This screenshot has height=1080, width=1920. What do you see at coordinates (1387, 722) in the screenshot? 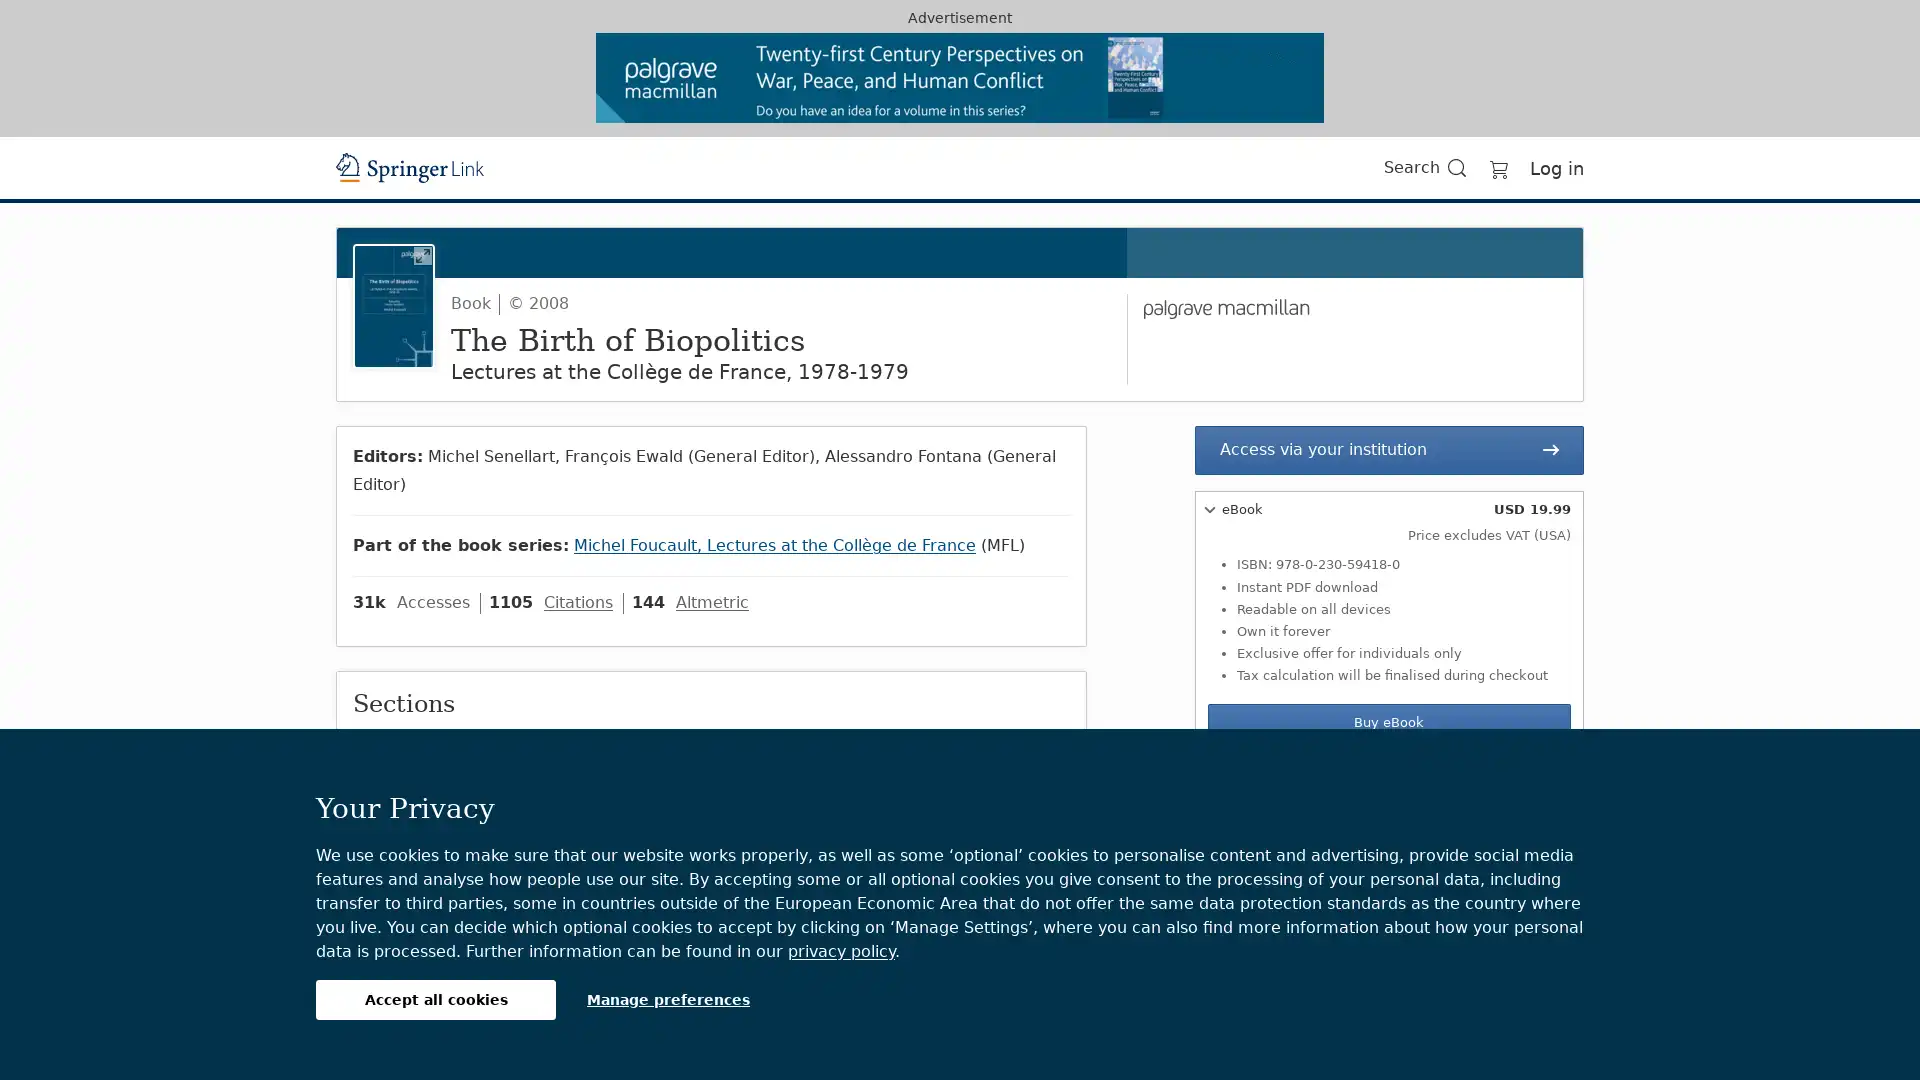
I see `Buy eBook` at bounding box center [1387, 722].